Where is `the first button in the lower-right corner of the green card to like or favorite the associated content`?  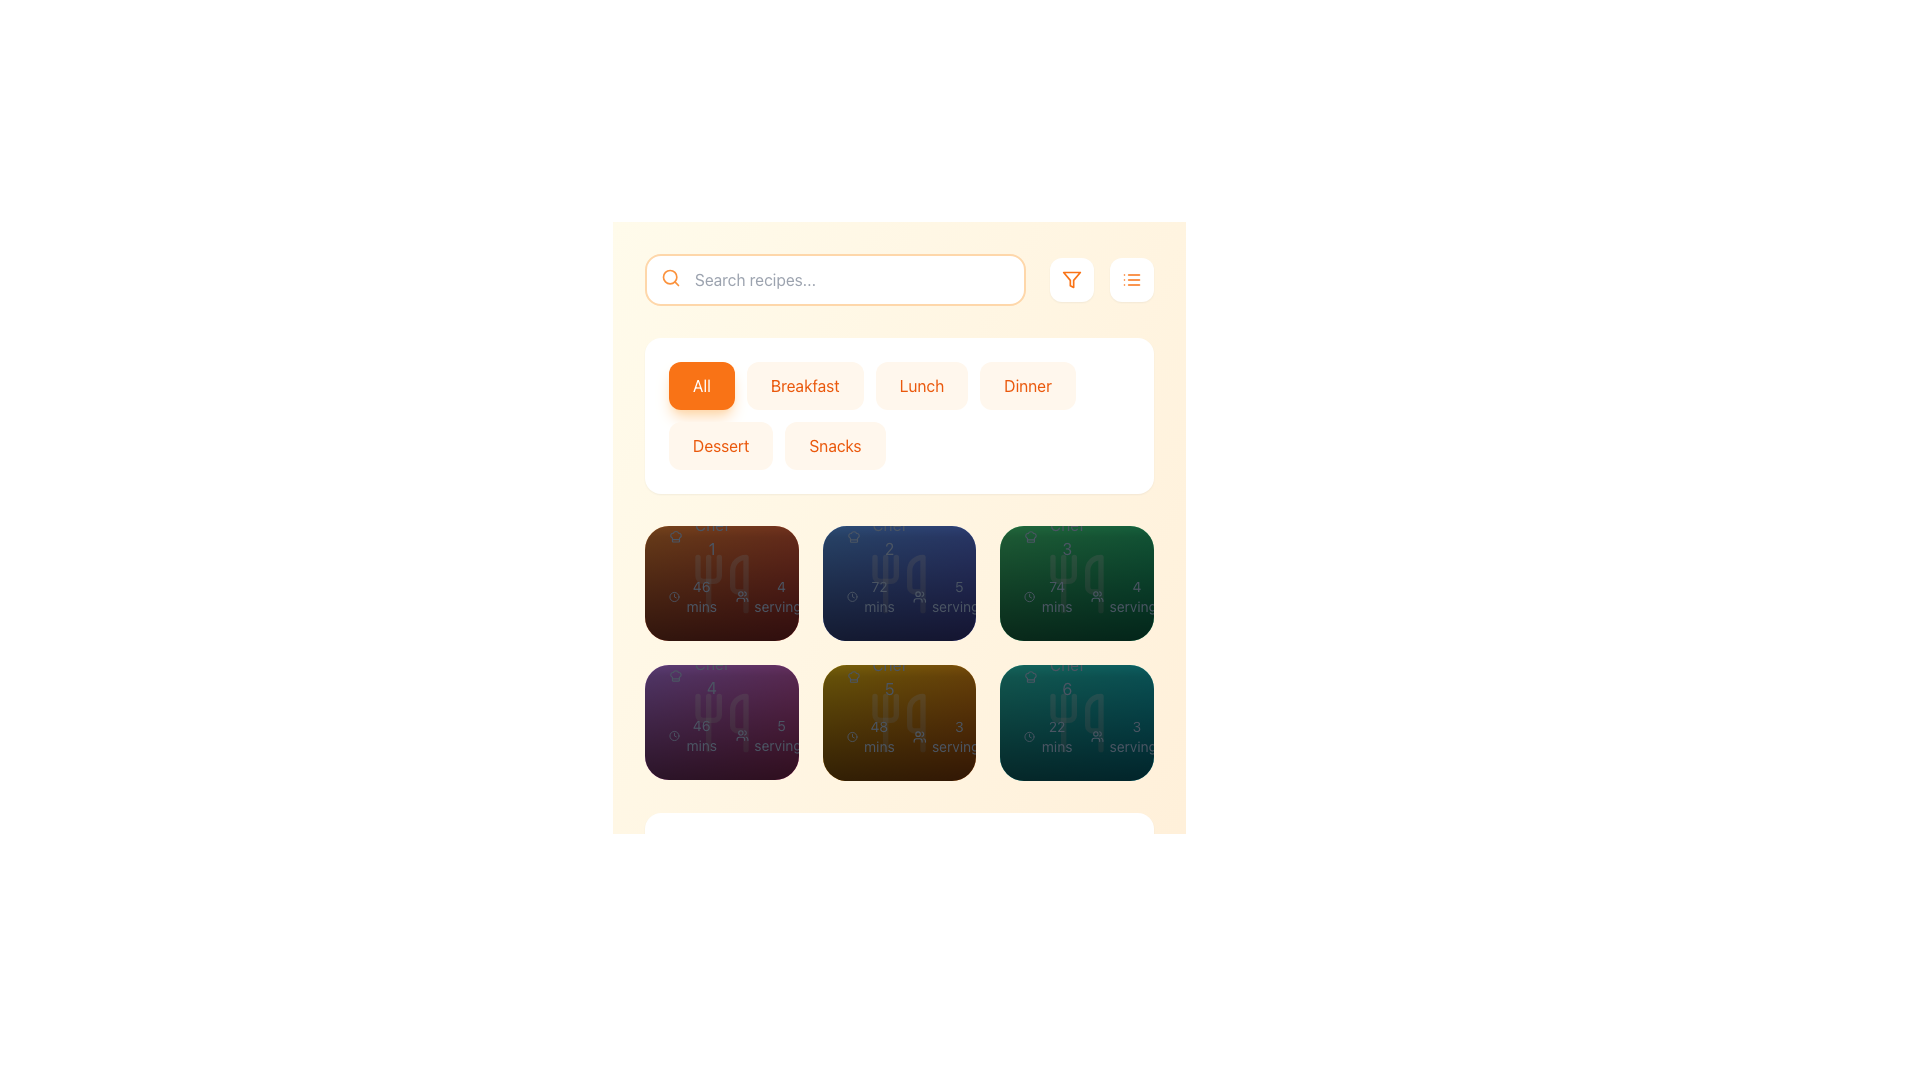 the first button in the lower-right corner of the green card to like or favorite the associated content is located at coordinates (1017, 722).